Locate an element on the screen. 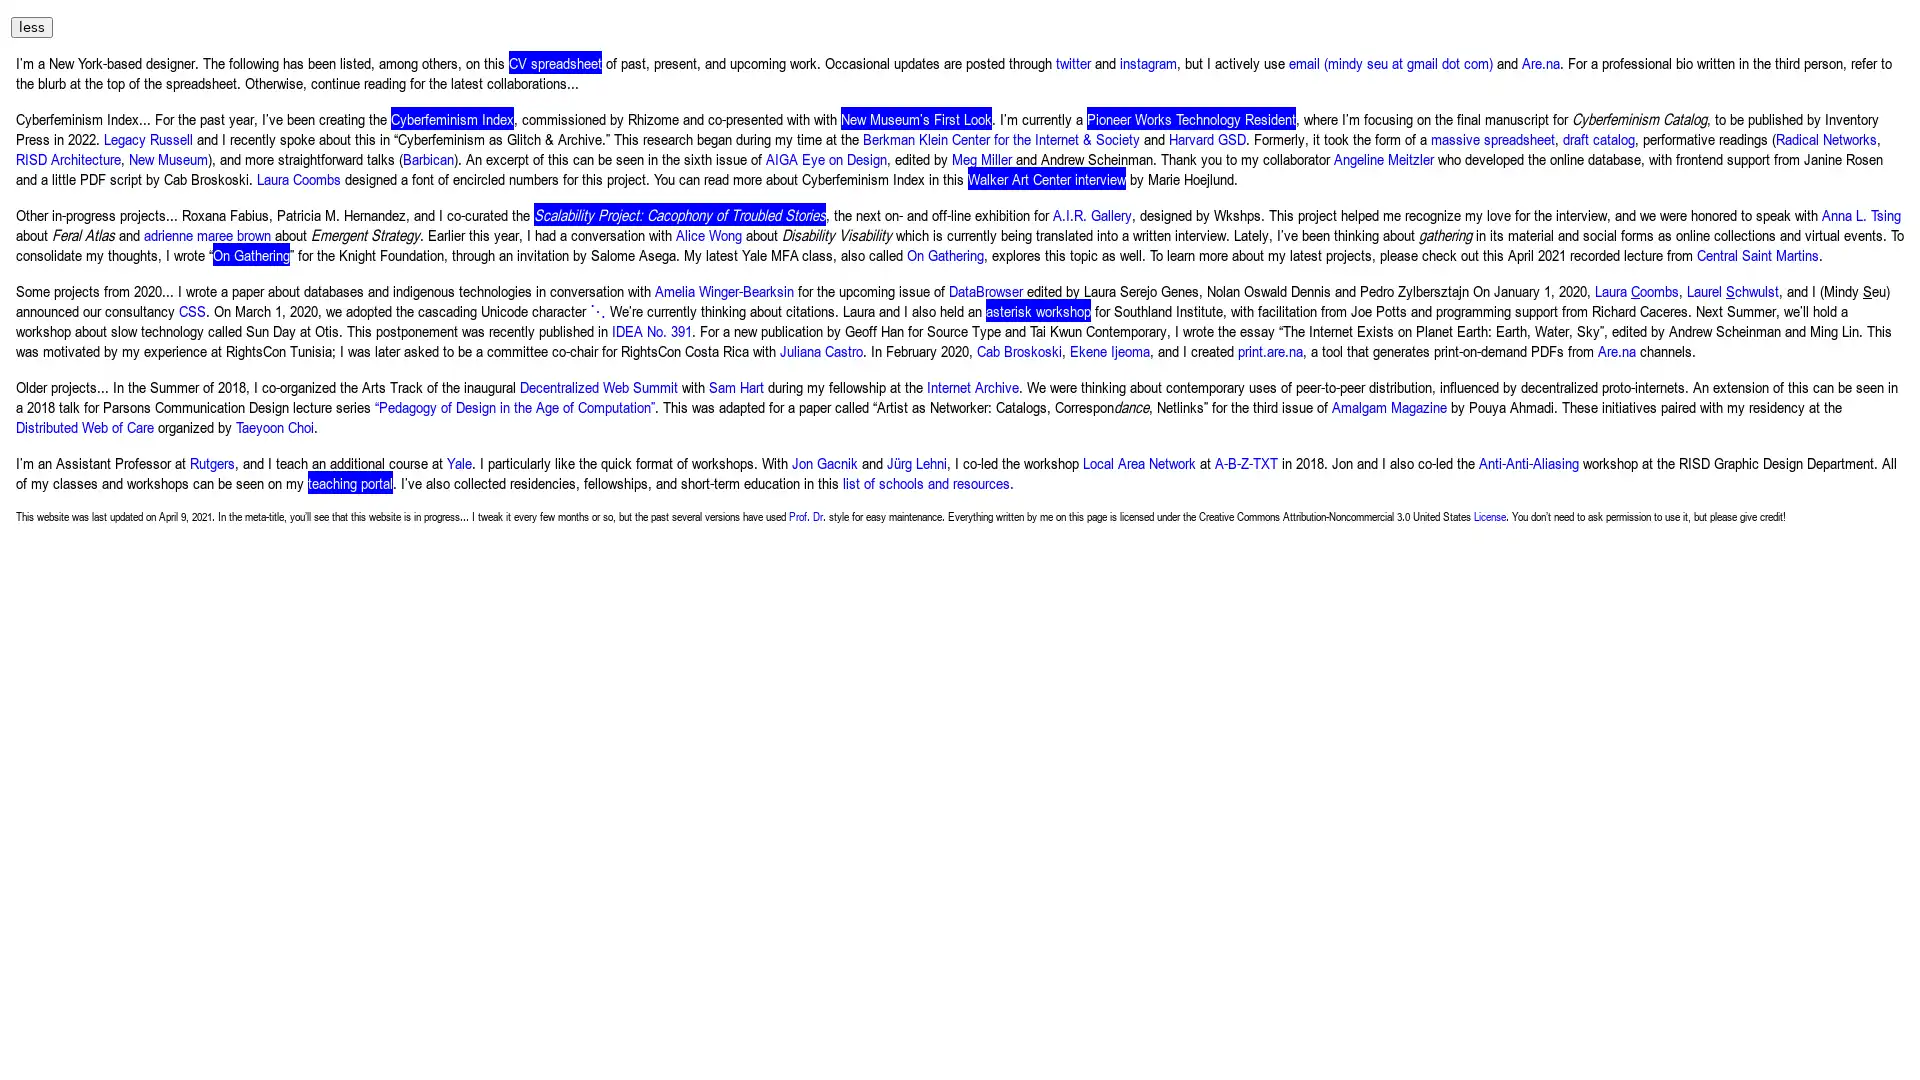 This screenshot has width=1920, height=1080. less is located at coordinates (32, 27).